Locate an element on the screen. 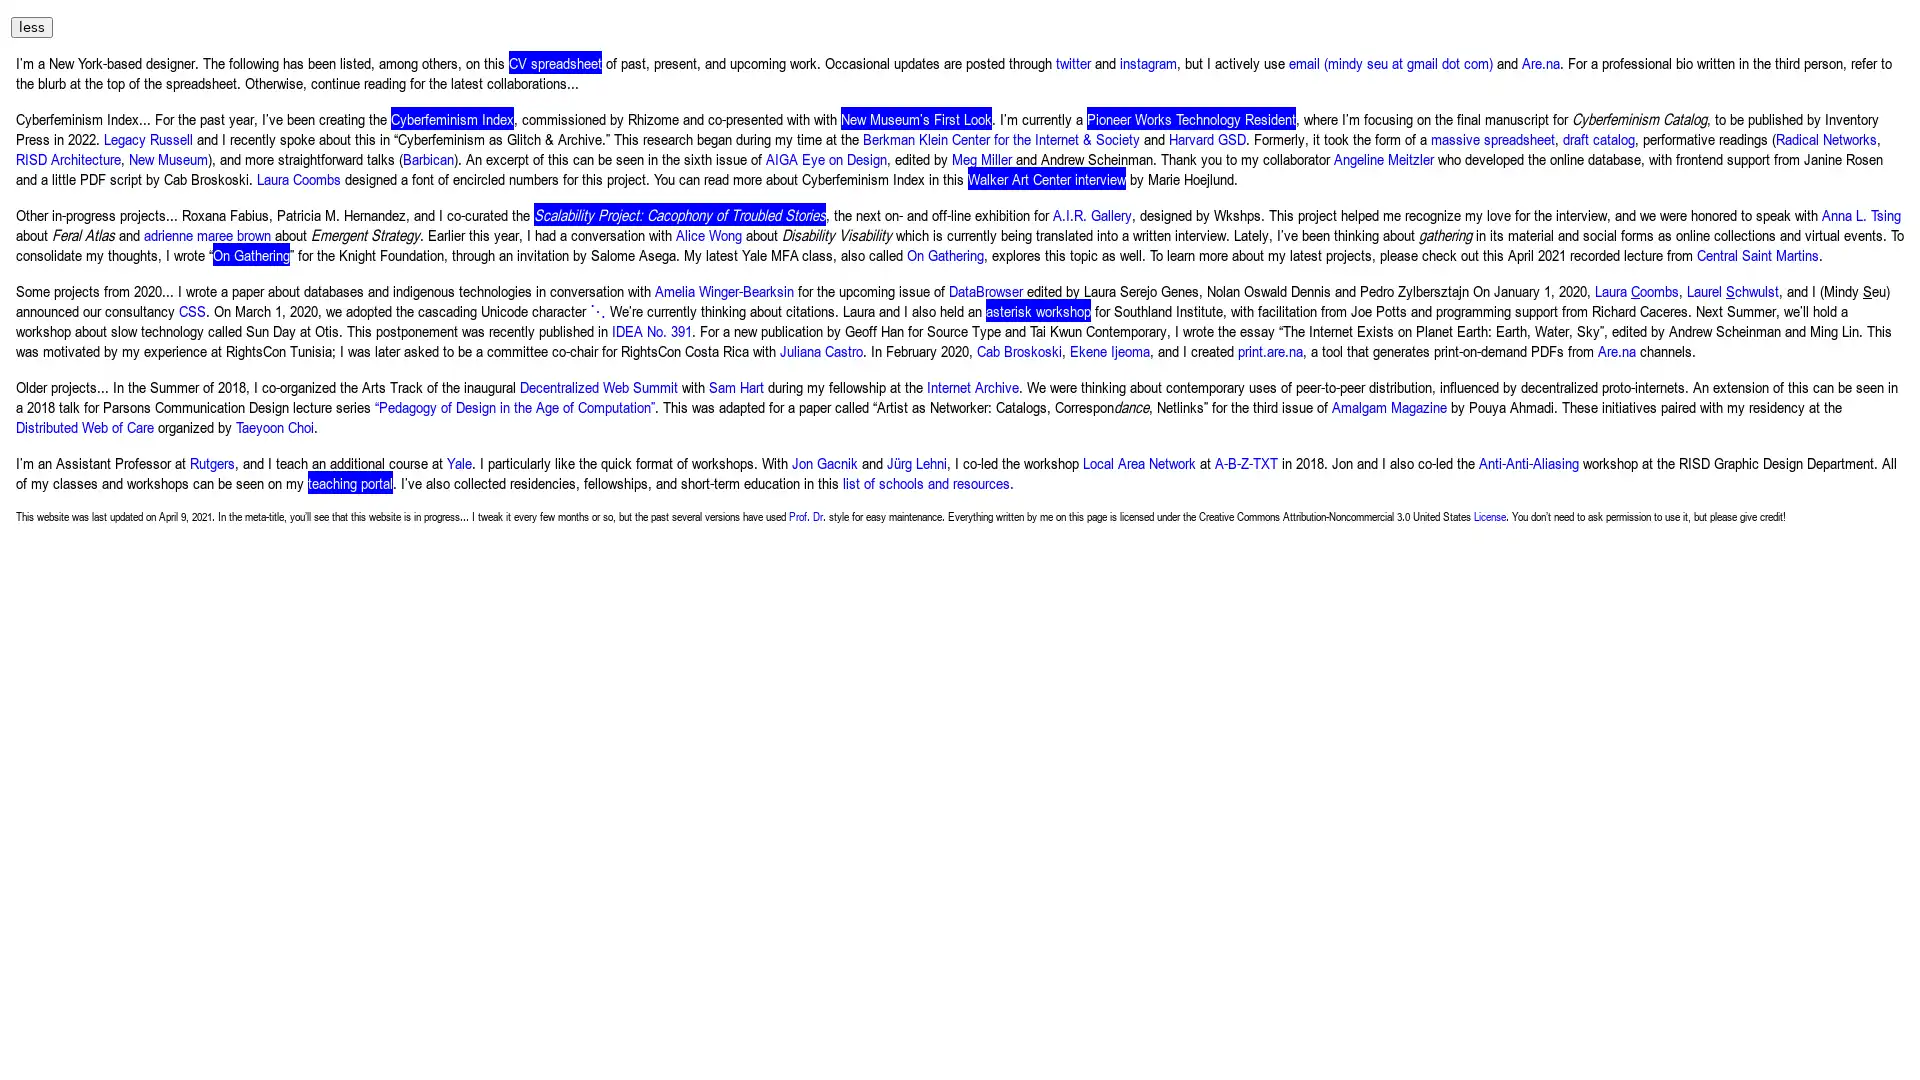 This screenshot has width=1920, height=1080. less is located at coordinates (32, 27).